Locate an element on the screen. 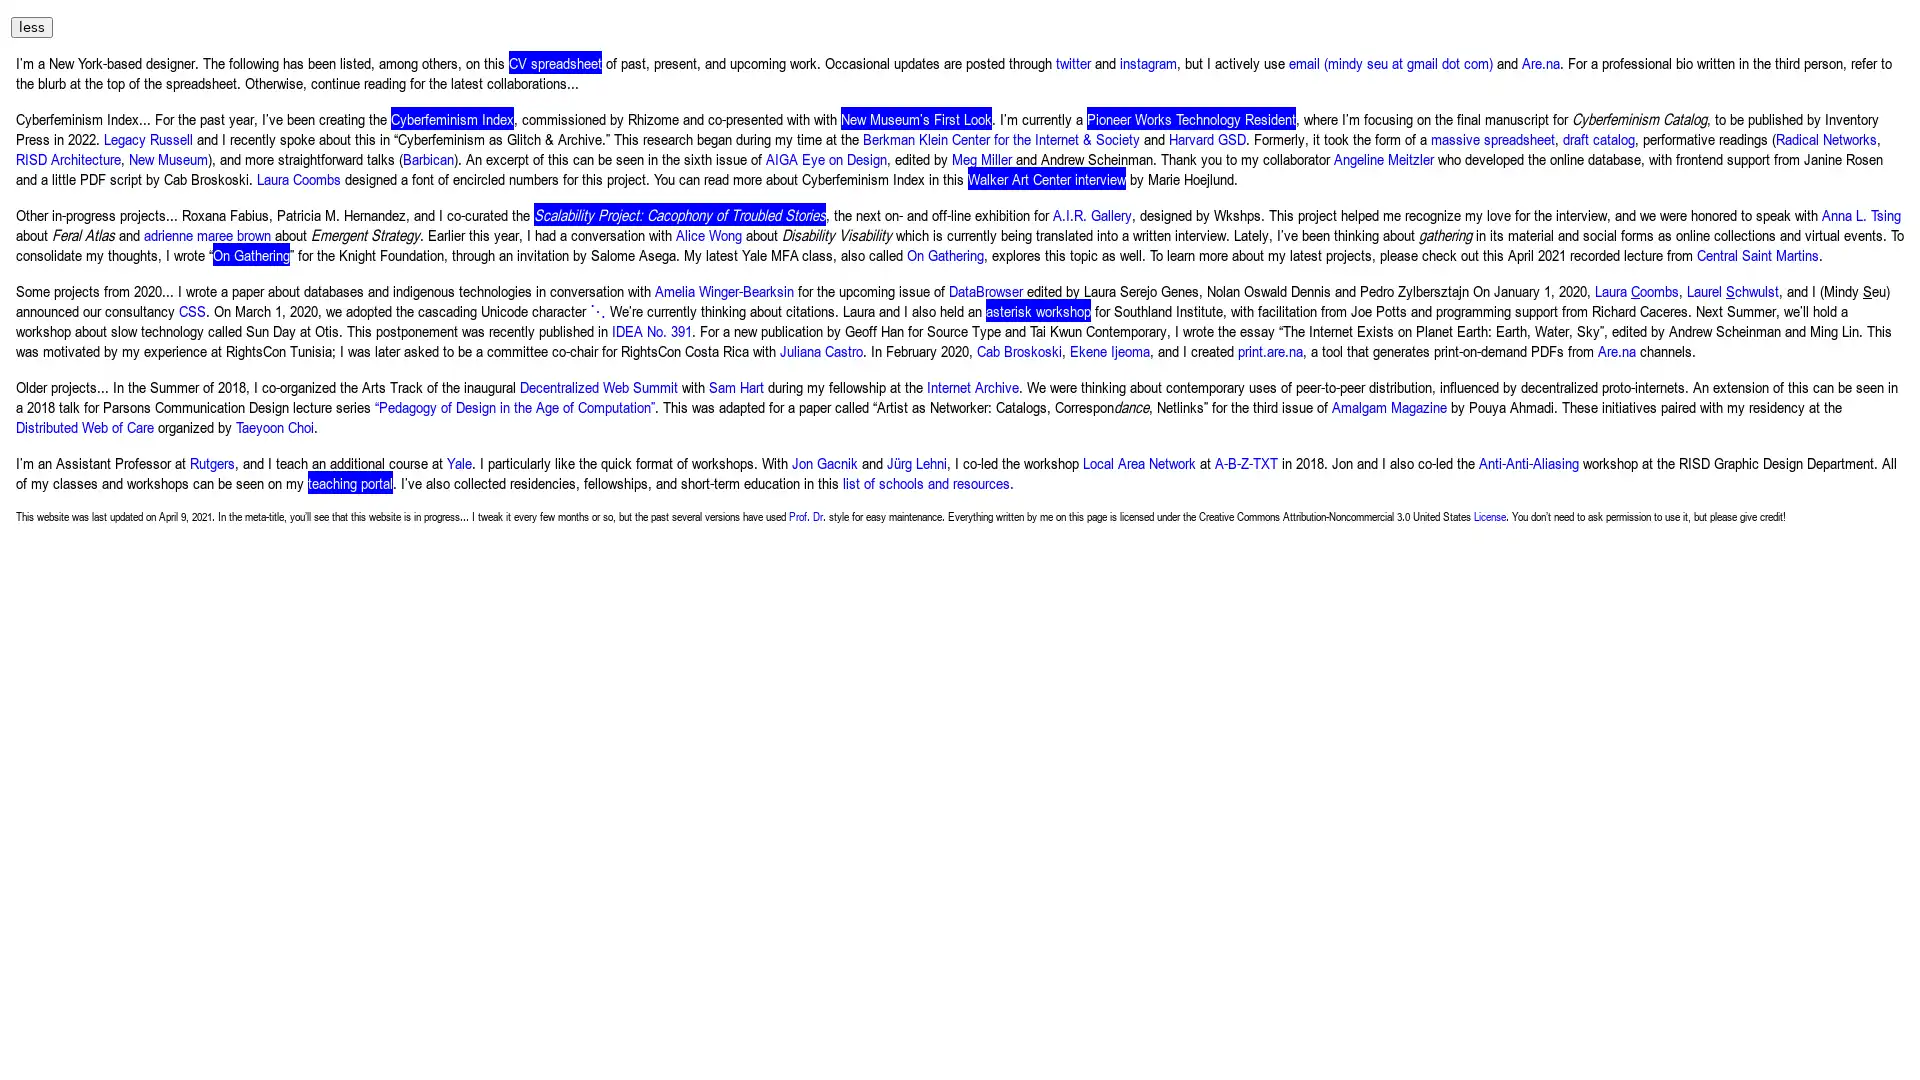 This screenshot has width=1920, height=1080. less is located at coordinates (32, 27).